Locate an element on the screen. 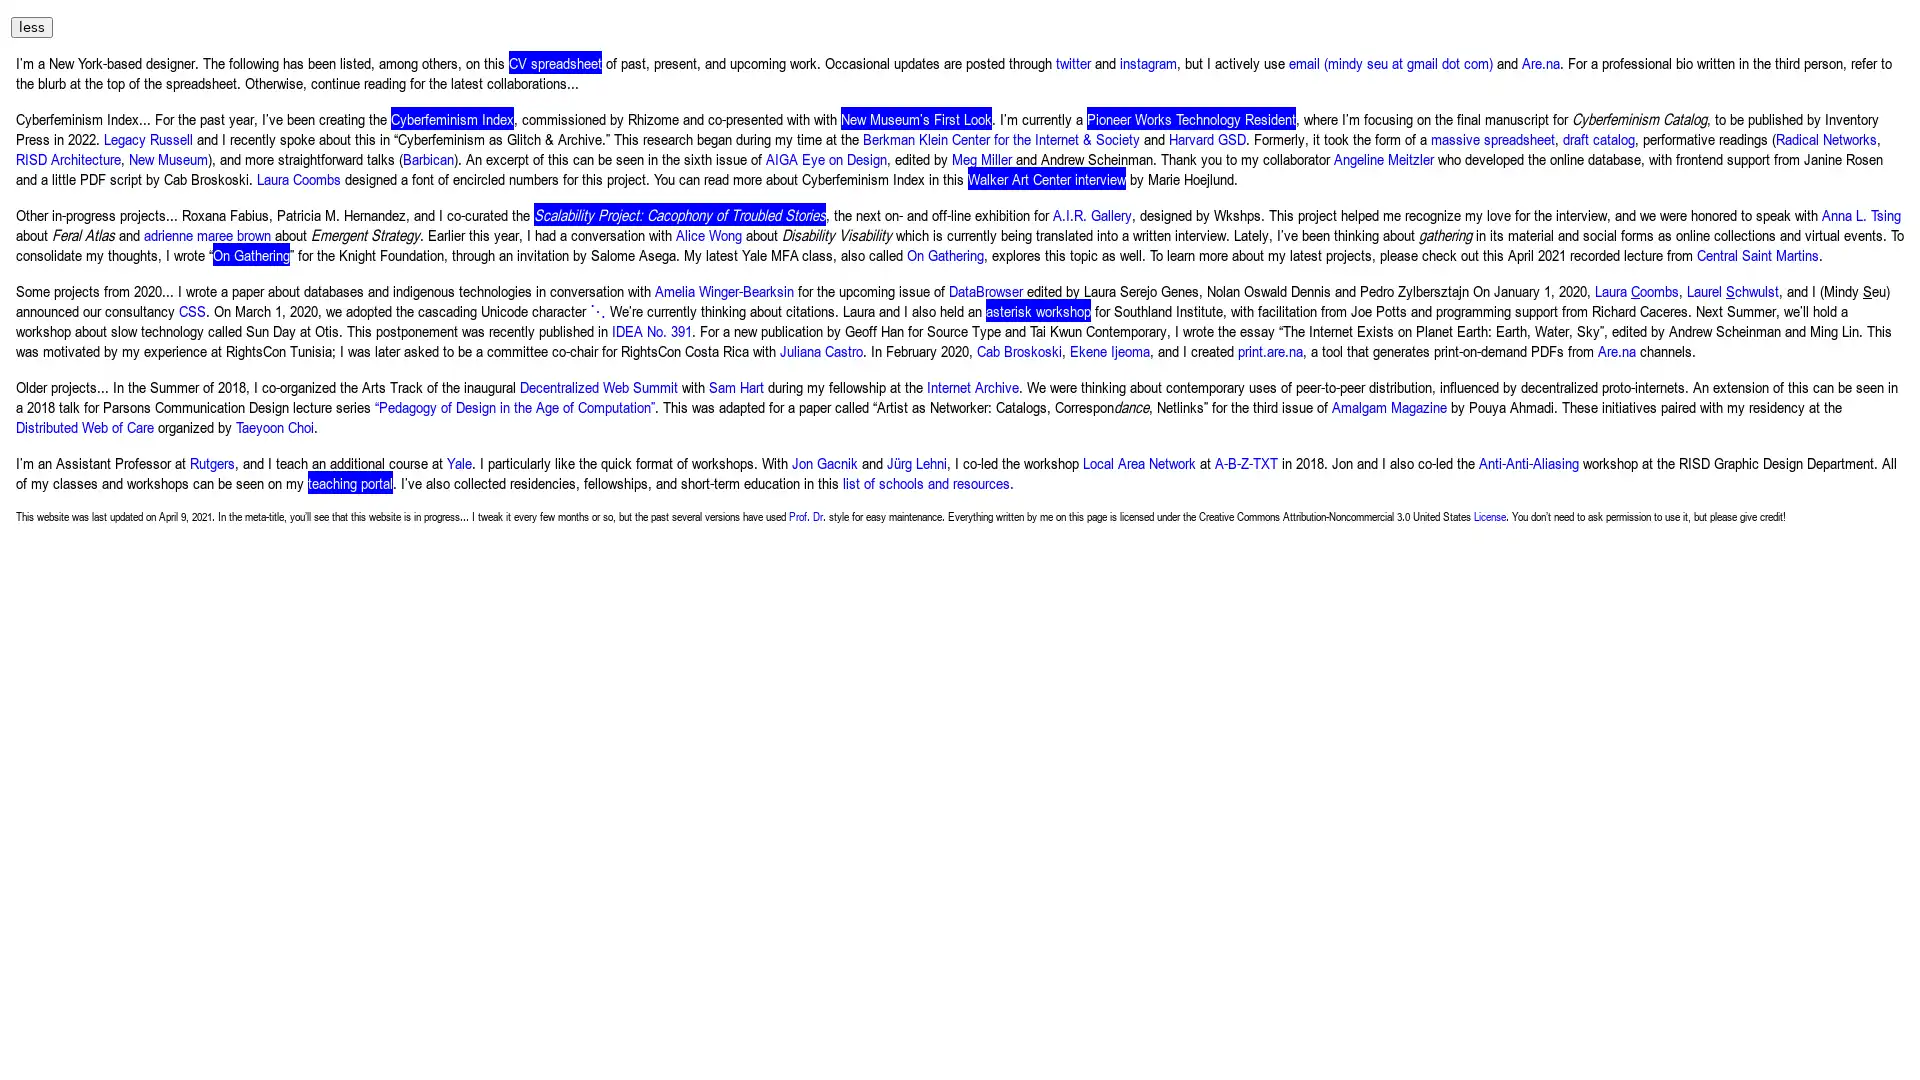 This screenshot has width=1920, height=1080. less is located at coordinates (32, 27).